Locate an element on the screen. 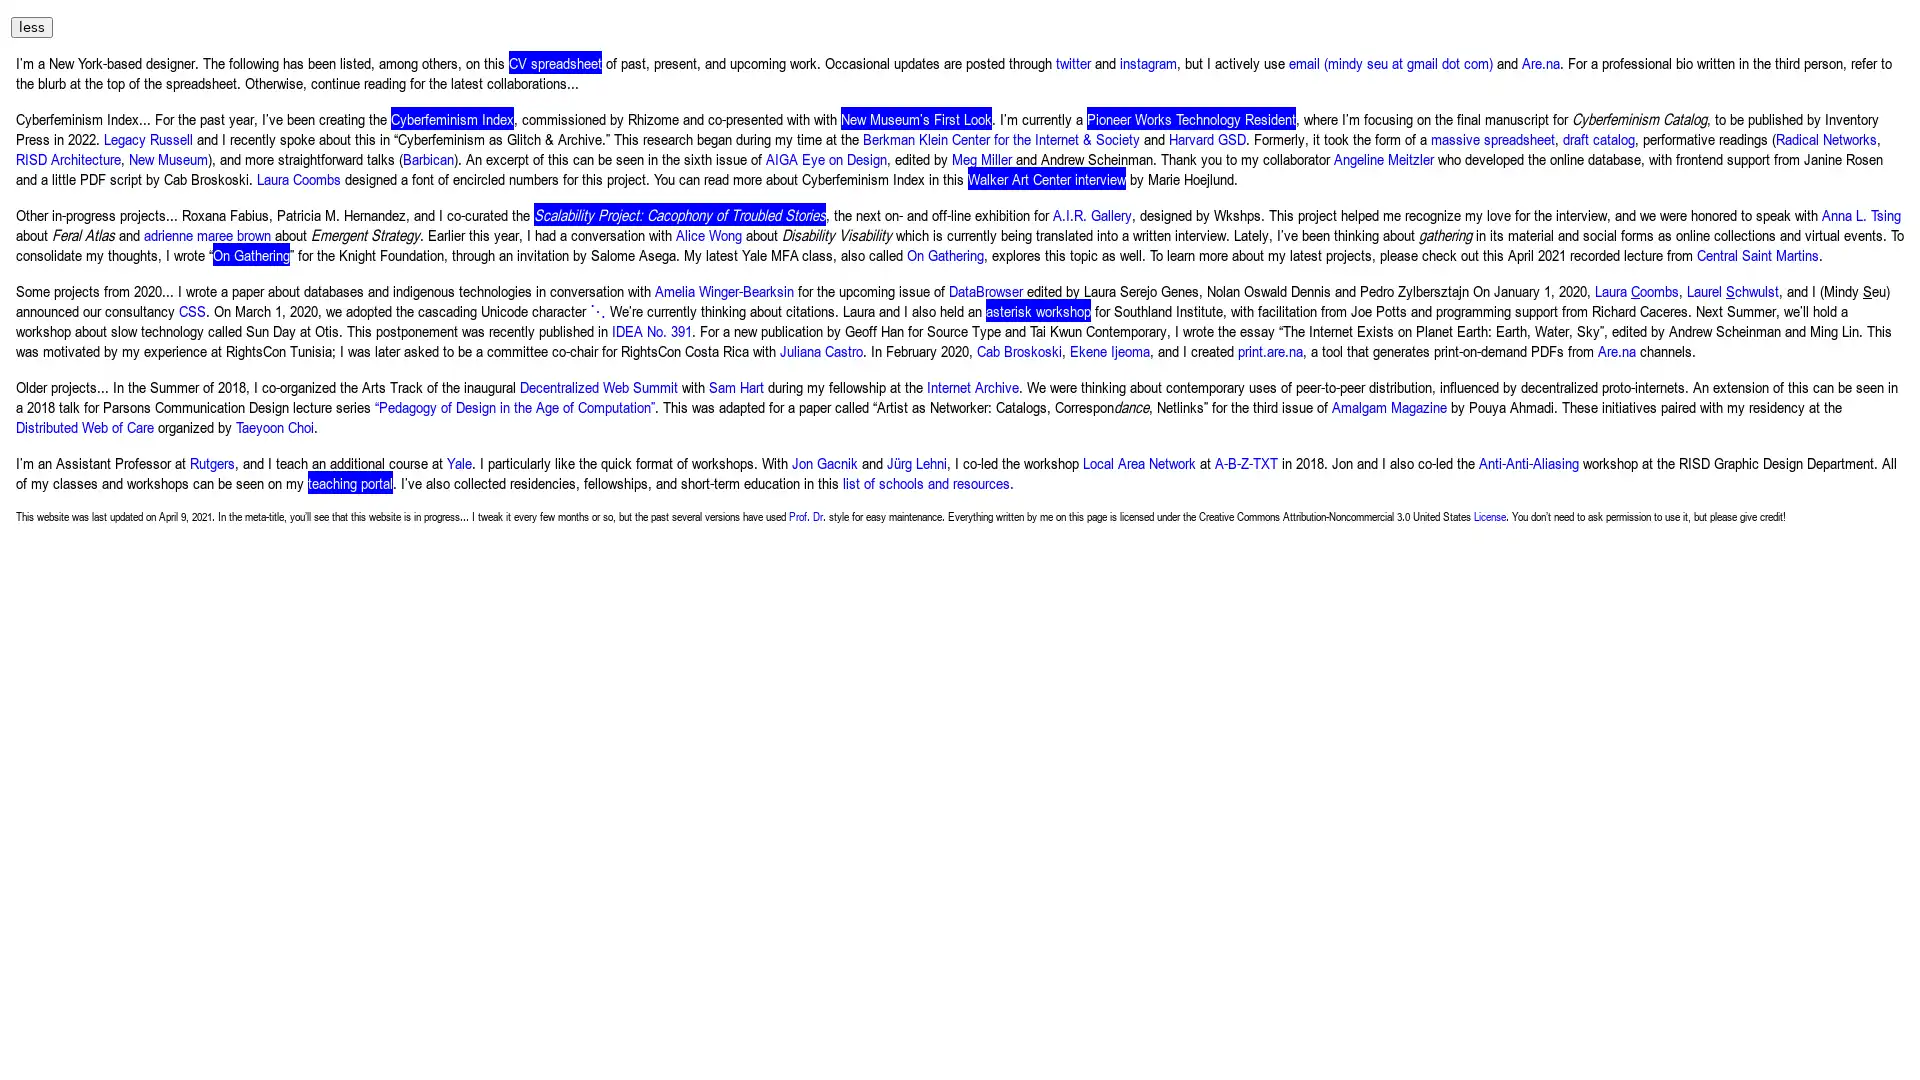 This screenshot has width=1920, height=1080. less is located at coordinates (32, 27).